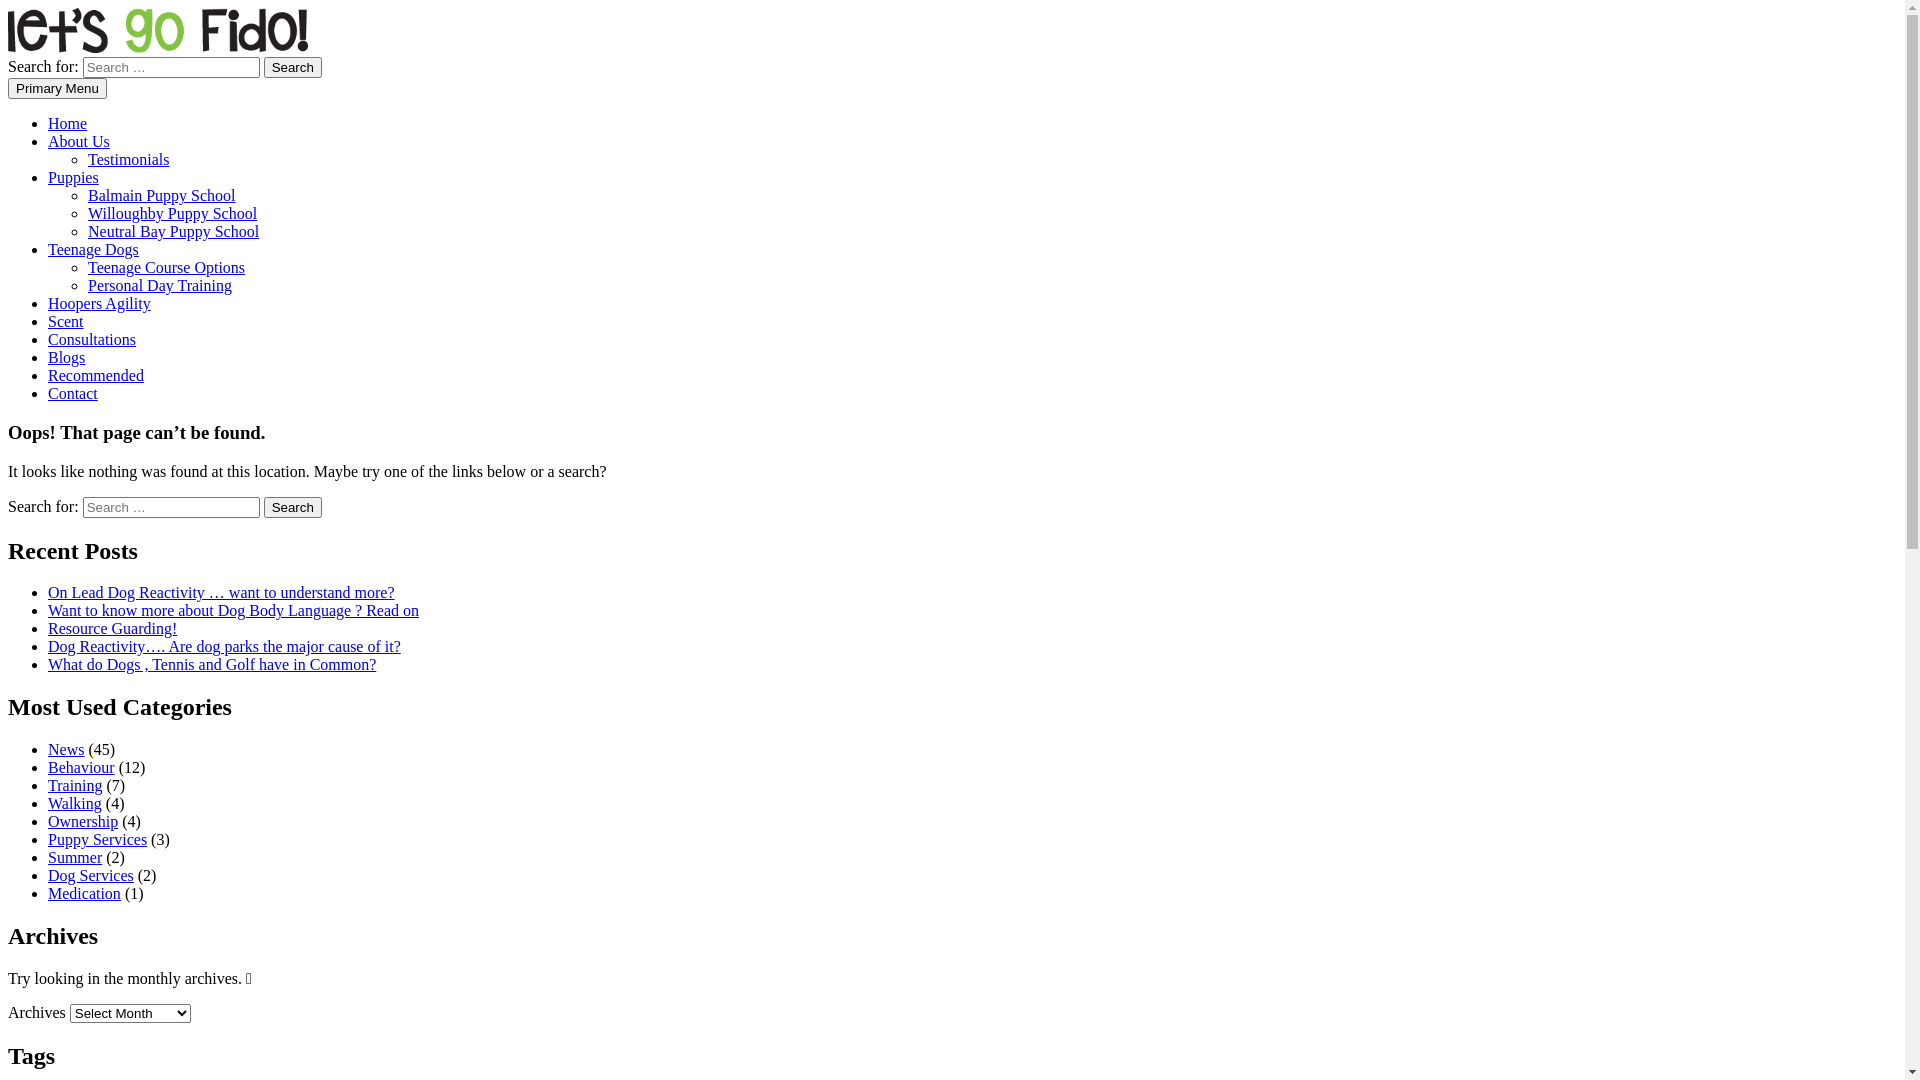 The width and height of the screenshot is (1920, 1080). I want to click on 'Testimonials', so click(128, 158).